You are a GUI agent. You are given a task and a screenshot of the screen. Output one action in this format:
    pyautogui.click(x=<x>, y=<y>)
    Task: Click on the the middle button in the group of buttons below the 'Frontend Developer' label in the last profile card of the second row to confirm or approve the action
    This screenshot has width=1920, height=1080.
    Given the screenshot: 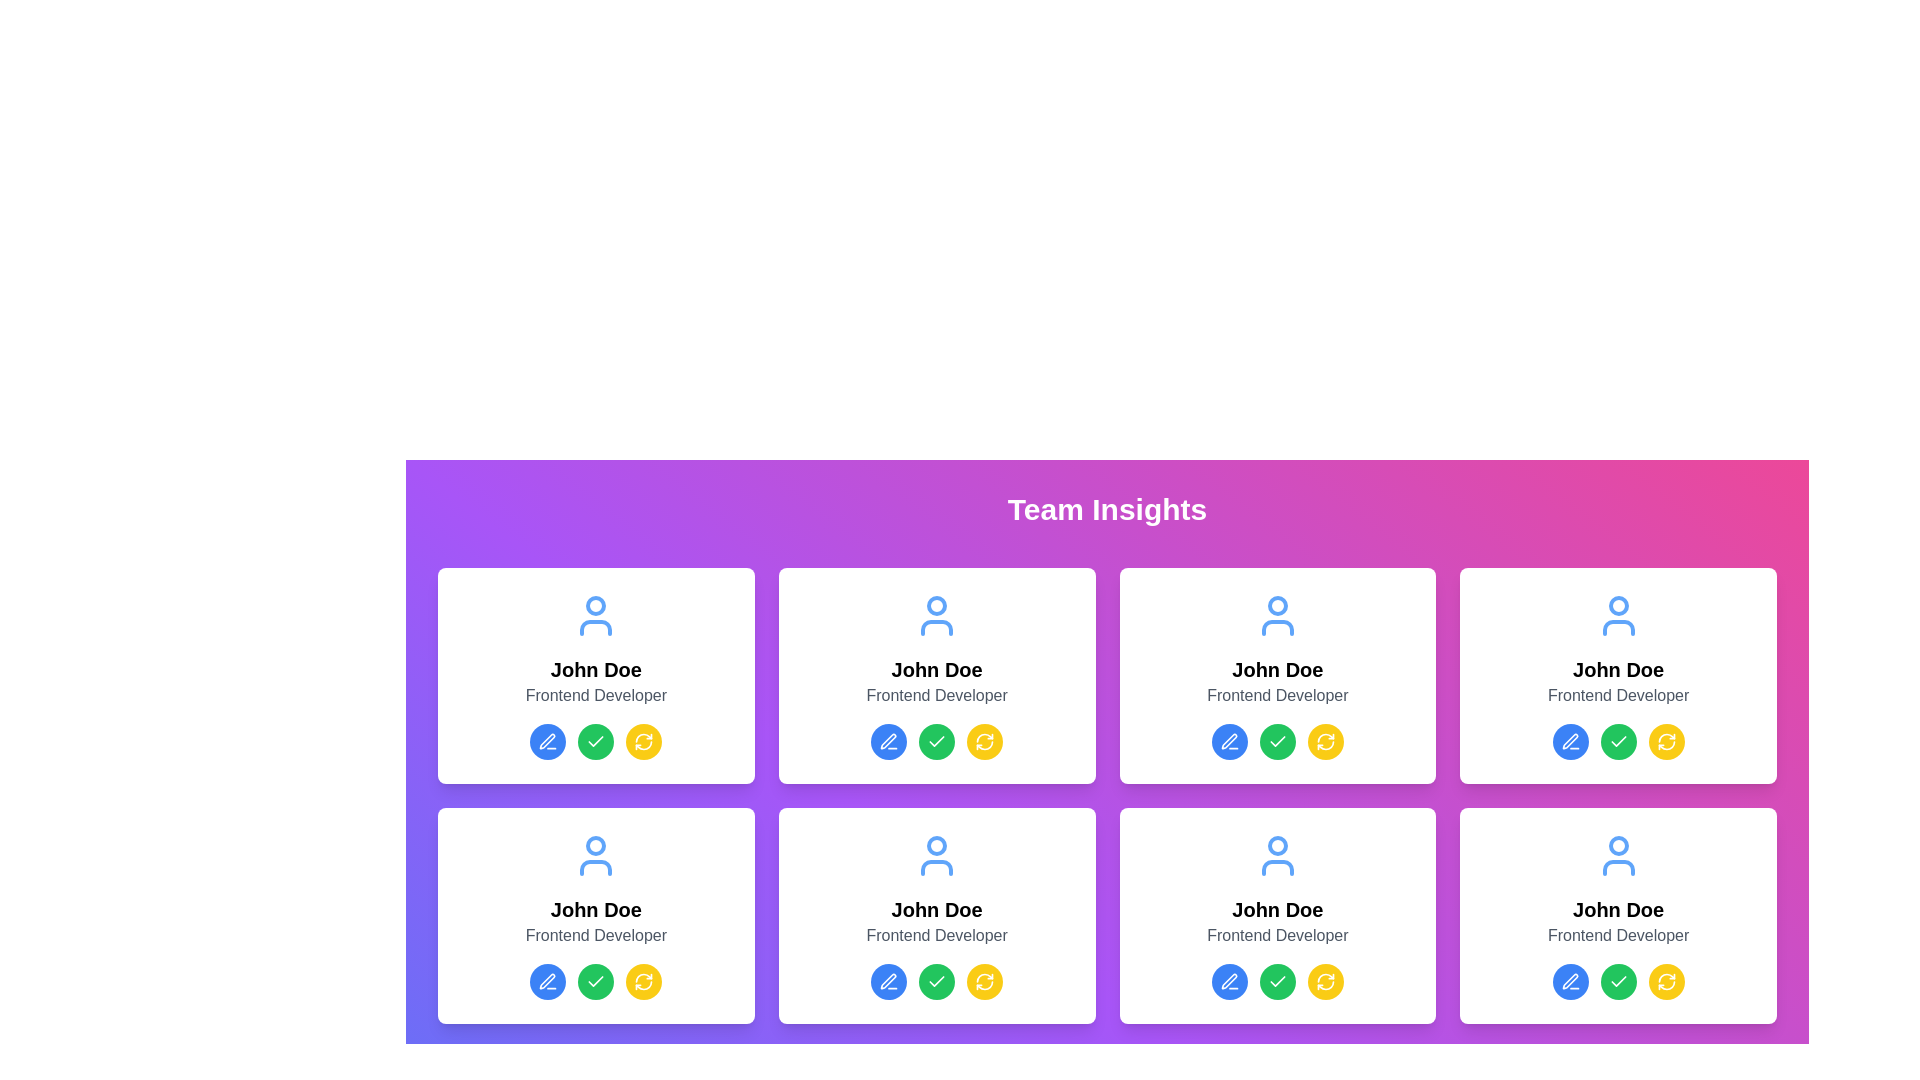 What is the action you would take?
    pyautogui.click(x=1617, y=981)
    